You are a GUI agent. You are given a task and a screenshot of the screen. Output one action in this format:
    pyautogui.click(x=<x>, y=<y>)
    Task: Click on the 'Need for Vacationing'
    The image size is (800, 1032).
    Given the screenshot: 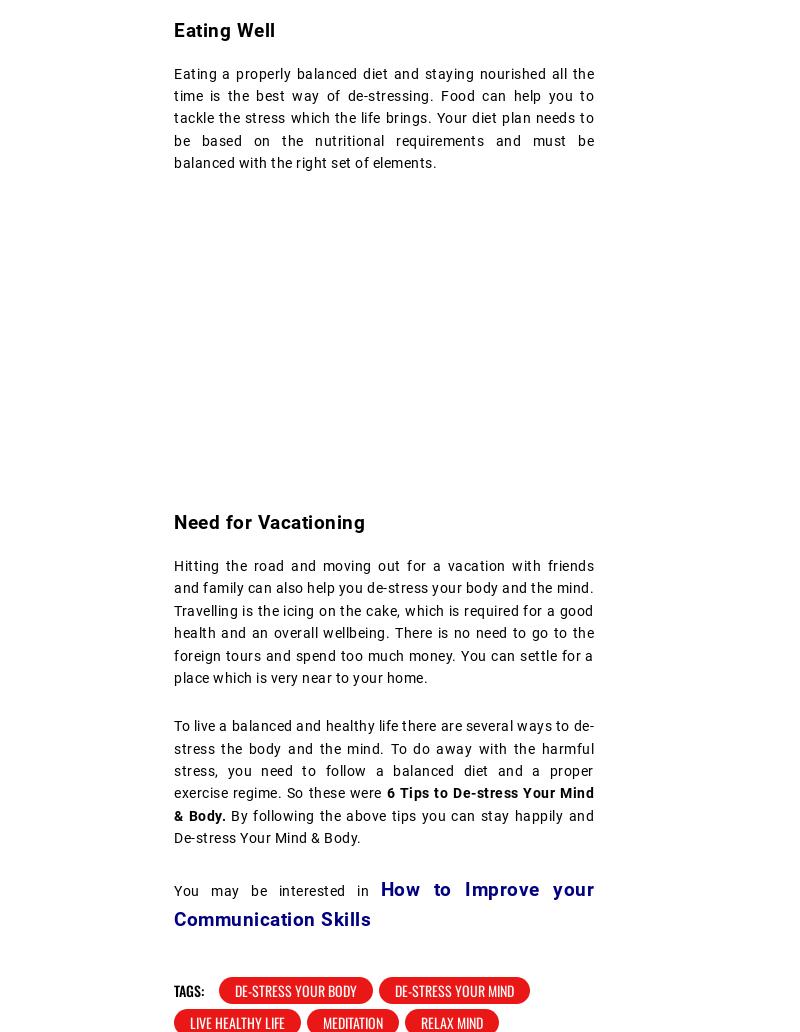 What is the action you would take?
    pyautogui.click(x=269, y=521)
    